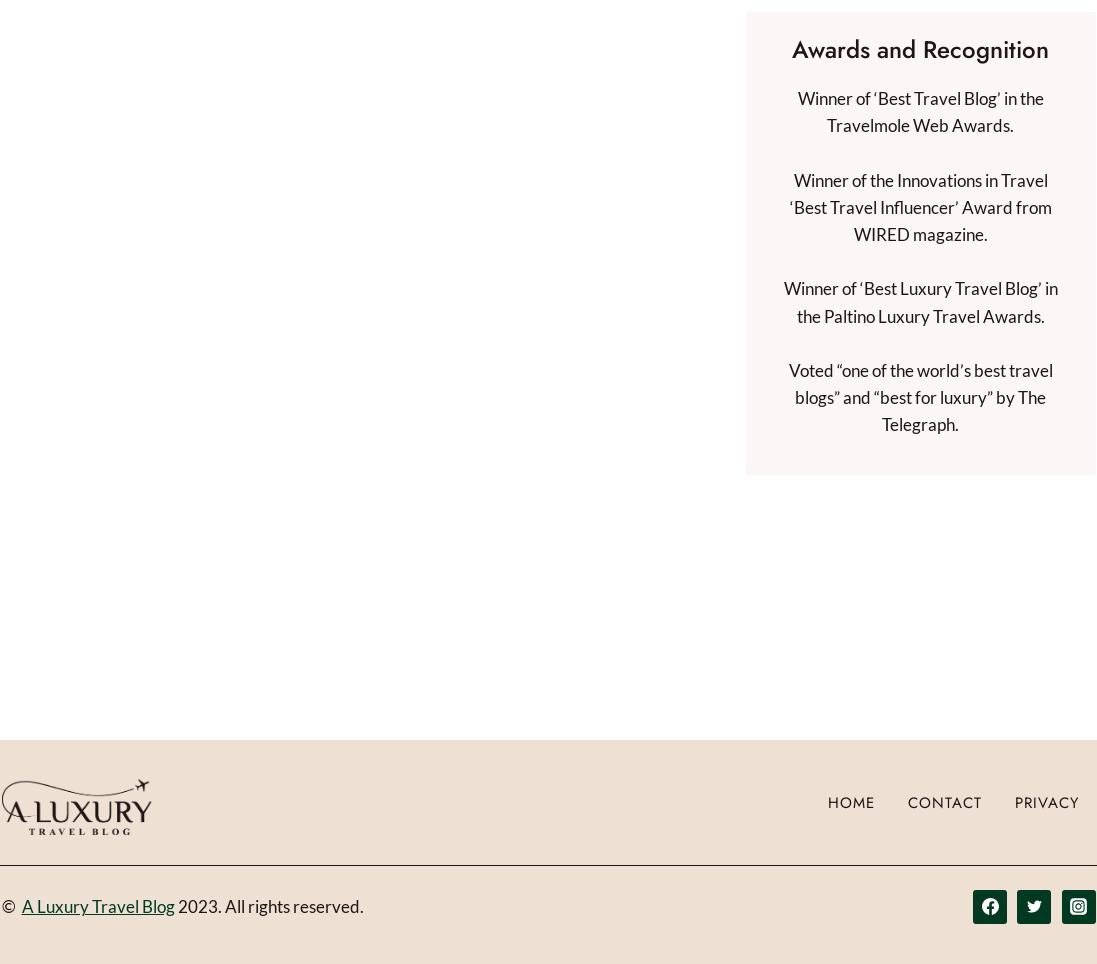 The image size is (1097, 964). What do you see at coordinates (851, 802) in the screenshot?
I see `'Home'` at bounding box center [851, 802].